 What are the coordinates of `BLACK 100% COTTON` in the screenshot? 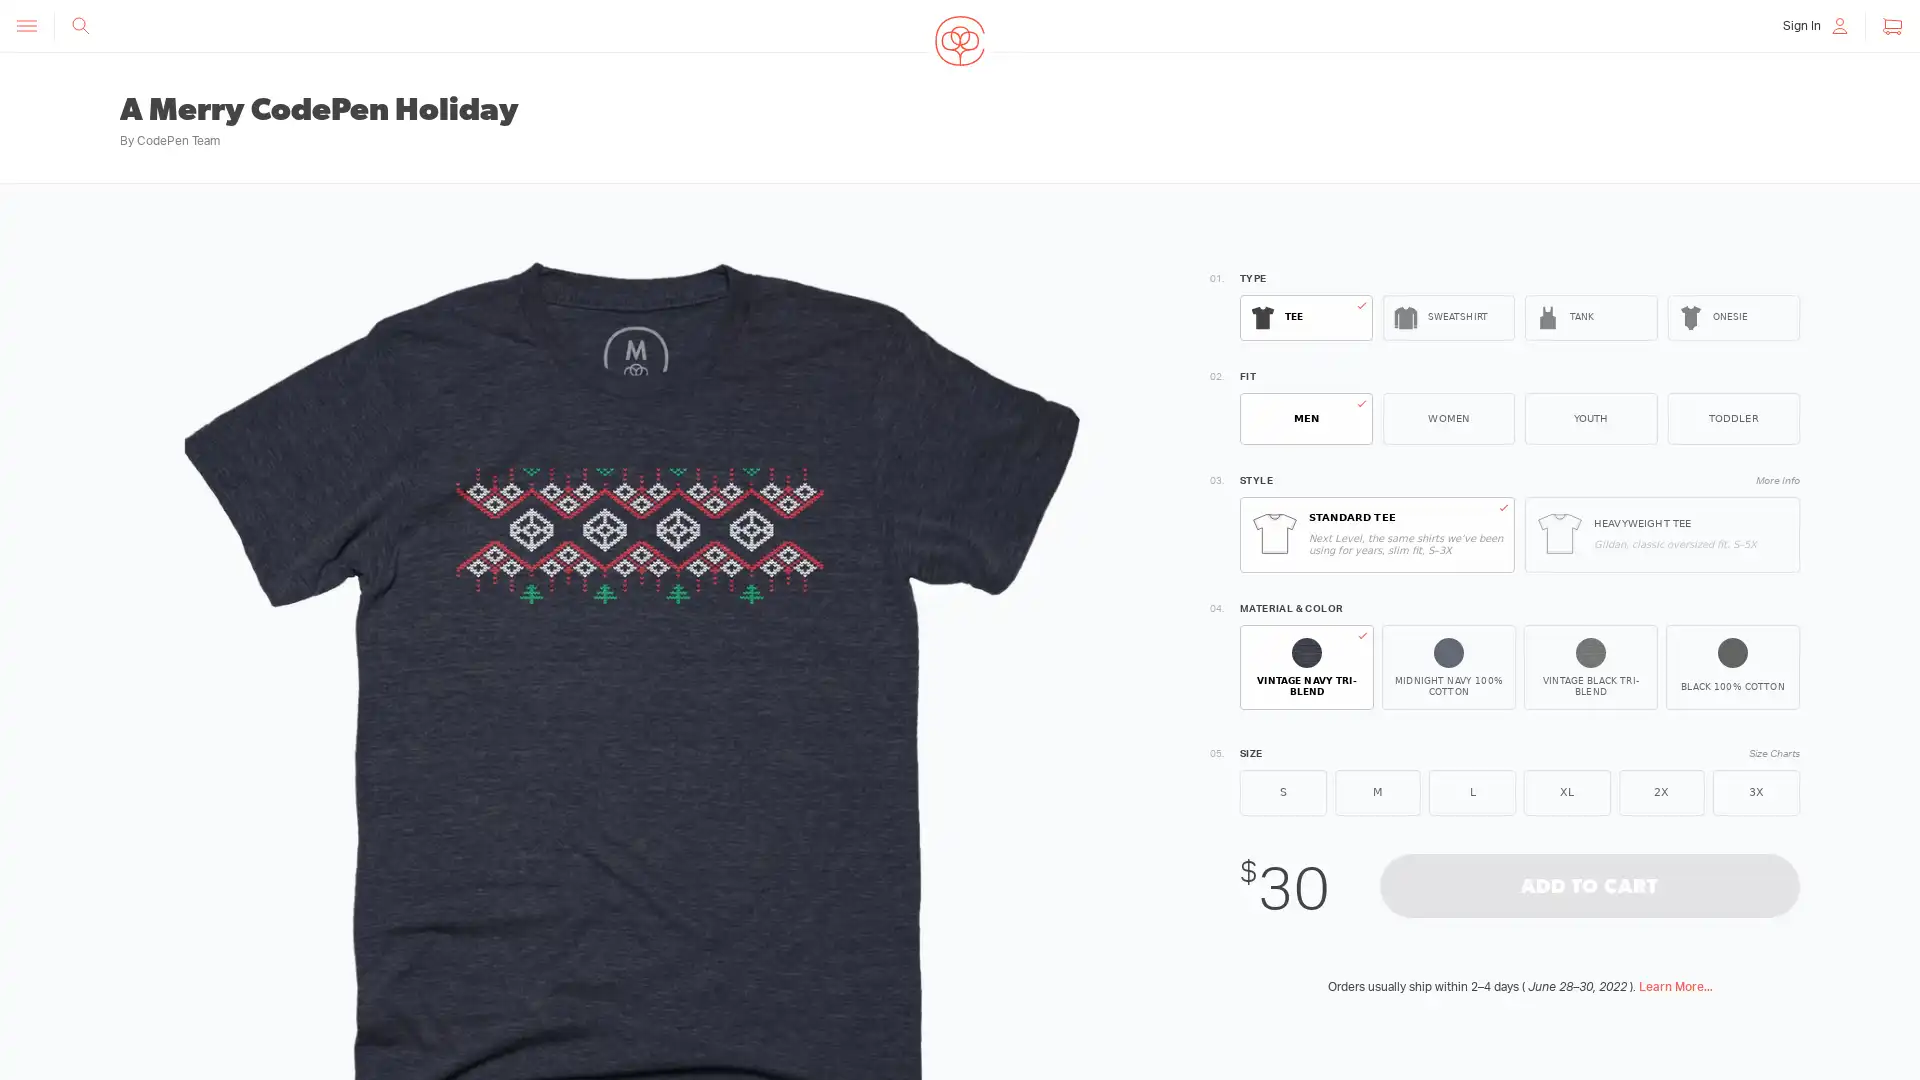 It's located at (1731, 667).